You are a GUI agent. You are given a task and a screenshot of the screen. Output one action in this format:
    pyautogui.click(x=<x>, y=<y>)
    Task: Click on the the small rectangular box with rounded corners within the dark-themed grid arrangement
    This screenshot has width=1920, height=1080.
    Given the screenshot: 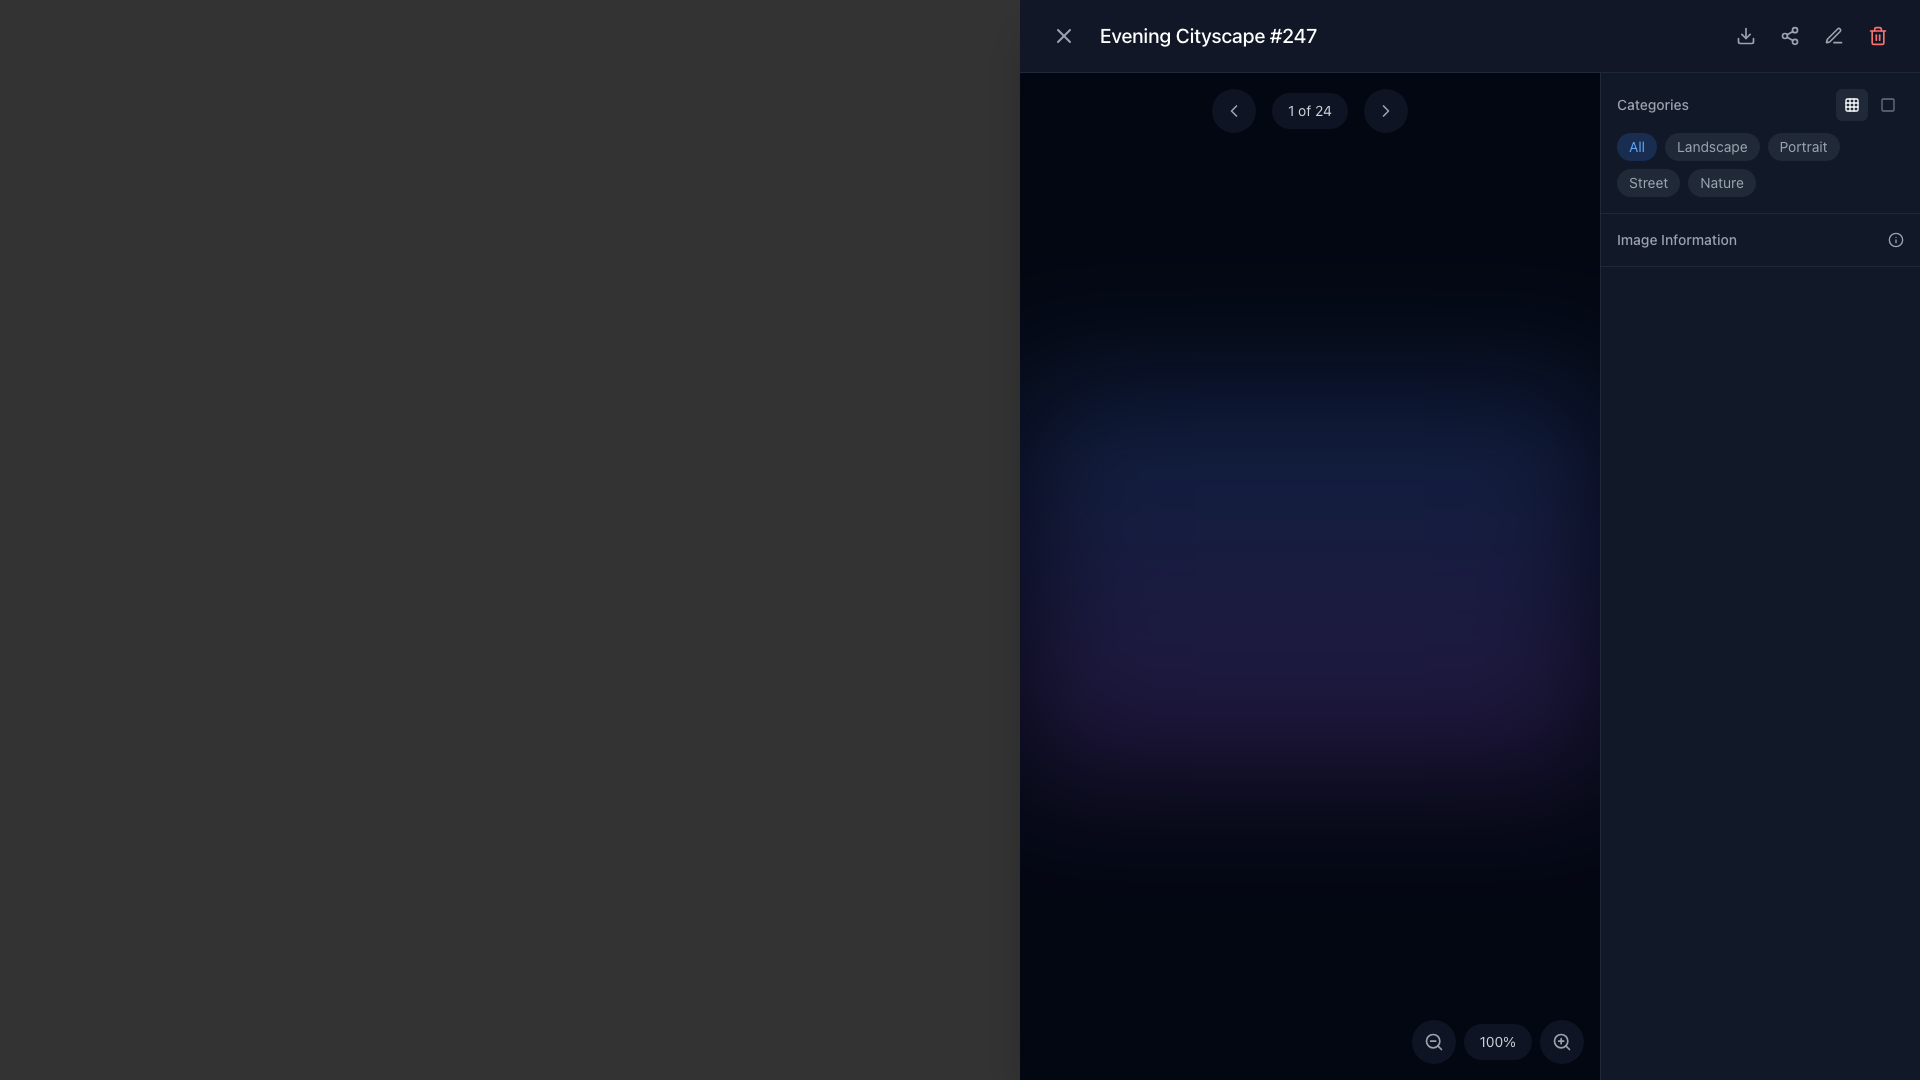 What is the action you would take?
    pyautogui.click(x=1851, y=104)
    